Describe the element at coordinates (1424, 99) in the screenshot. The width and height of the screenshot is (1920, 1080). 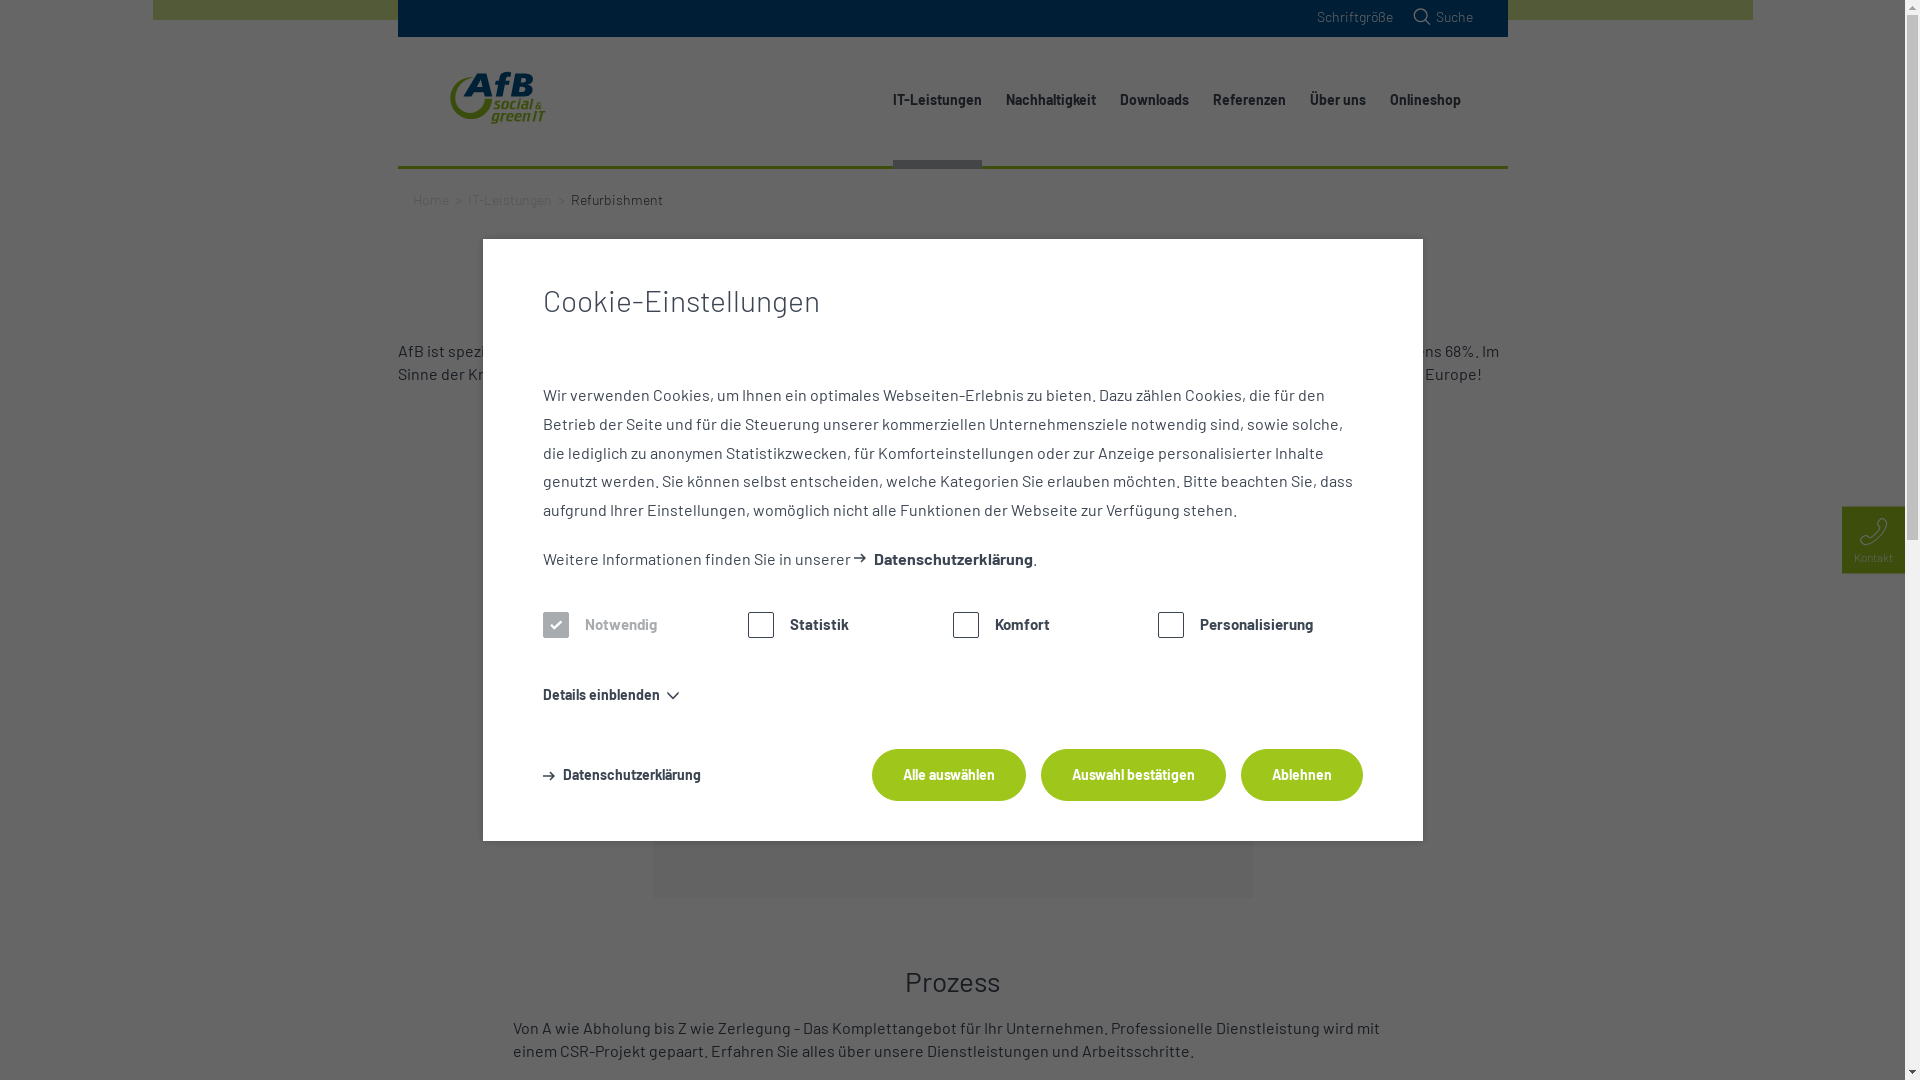
I see `'Onlineshop'` at that location.